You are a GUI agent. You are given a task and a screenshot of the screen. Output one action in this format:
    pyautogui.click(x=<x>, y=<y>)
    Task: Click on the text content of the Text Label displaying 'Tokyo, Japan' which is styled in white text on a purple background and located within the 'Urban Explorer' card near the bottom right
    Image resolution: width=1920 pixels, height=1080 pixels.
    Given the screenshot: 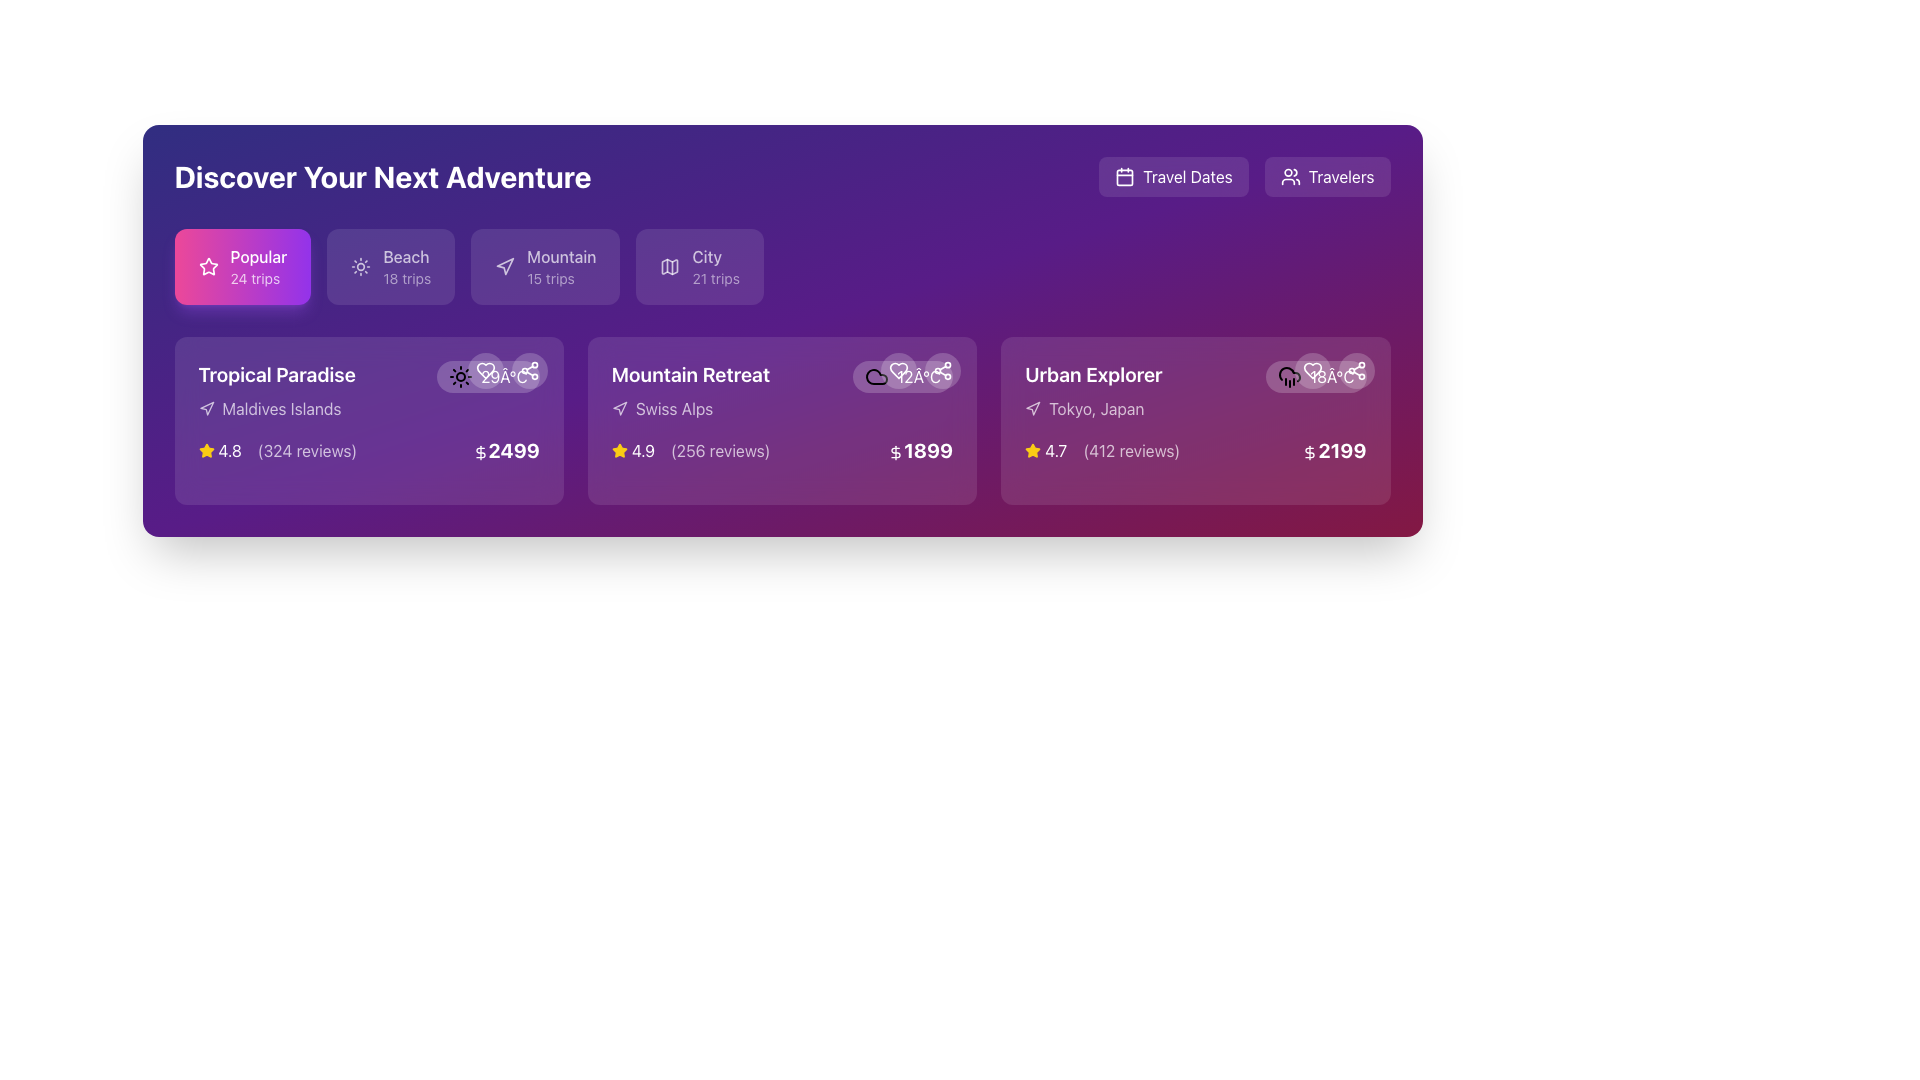 What is the action you would take?
    pyautogui.click(x=1095, y=407)
    